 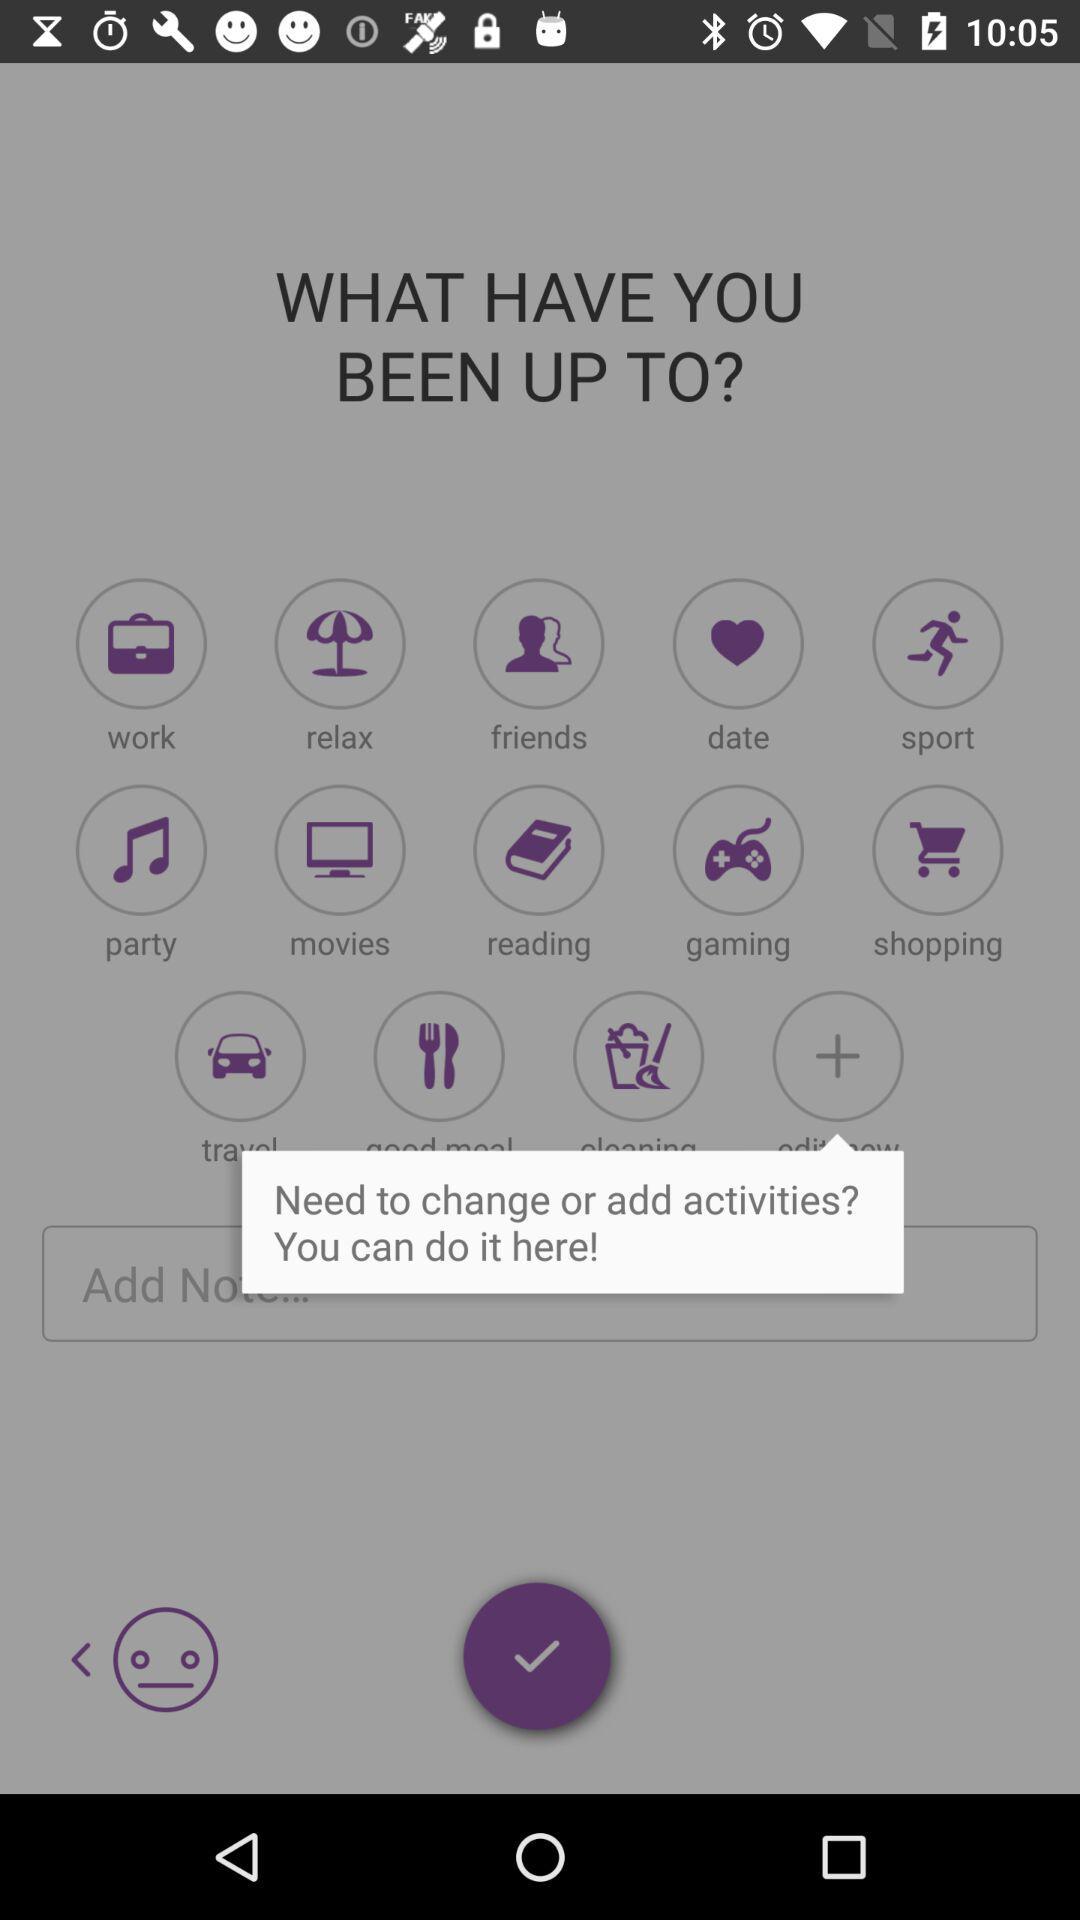 What do you see at coordinates (537, 850) in the screenshot?
I see `open reading` at bounding box center [537, 850].